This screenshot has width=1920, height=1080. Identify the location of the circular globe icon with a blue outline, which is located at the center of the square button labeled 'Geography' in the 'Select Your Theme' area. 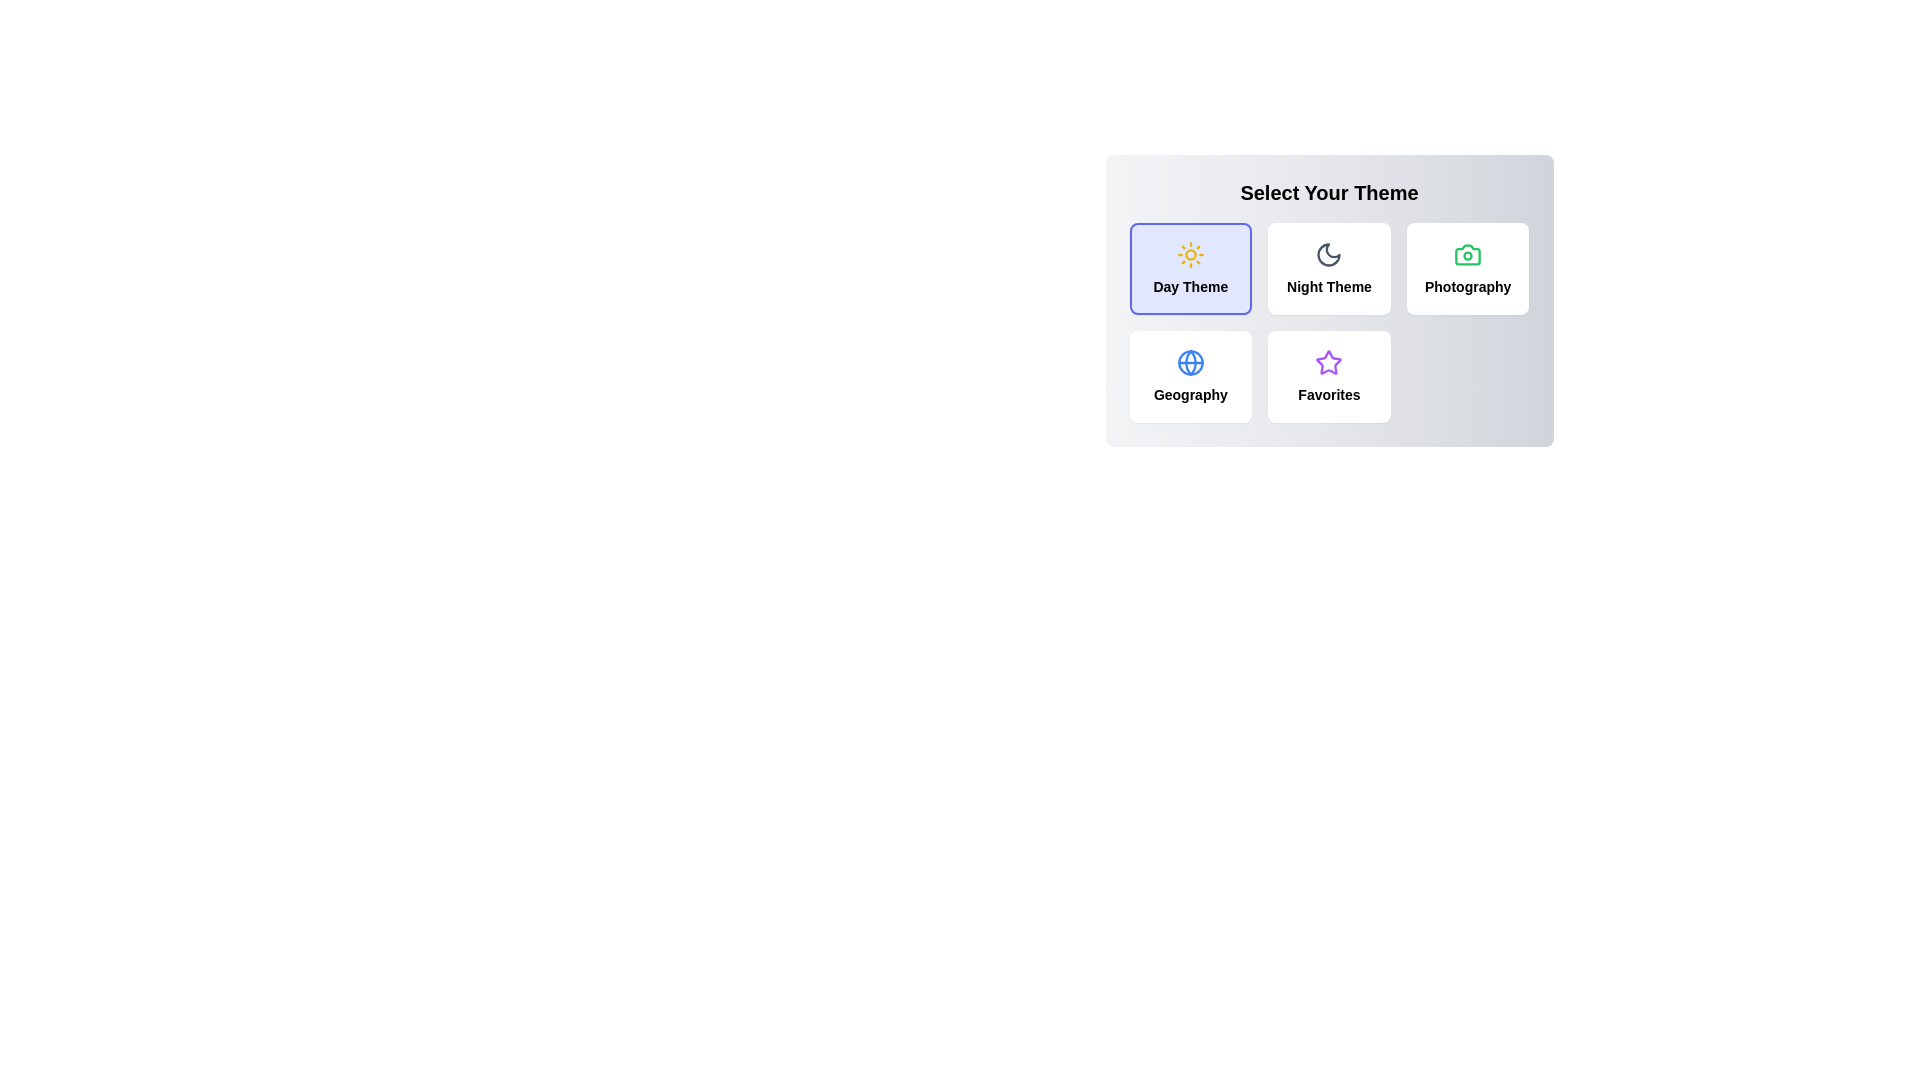
(1190, 362).